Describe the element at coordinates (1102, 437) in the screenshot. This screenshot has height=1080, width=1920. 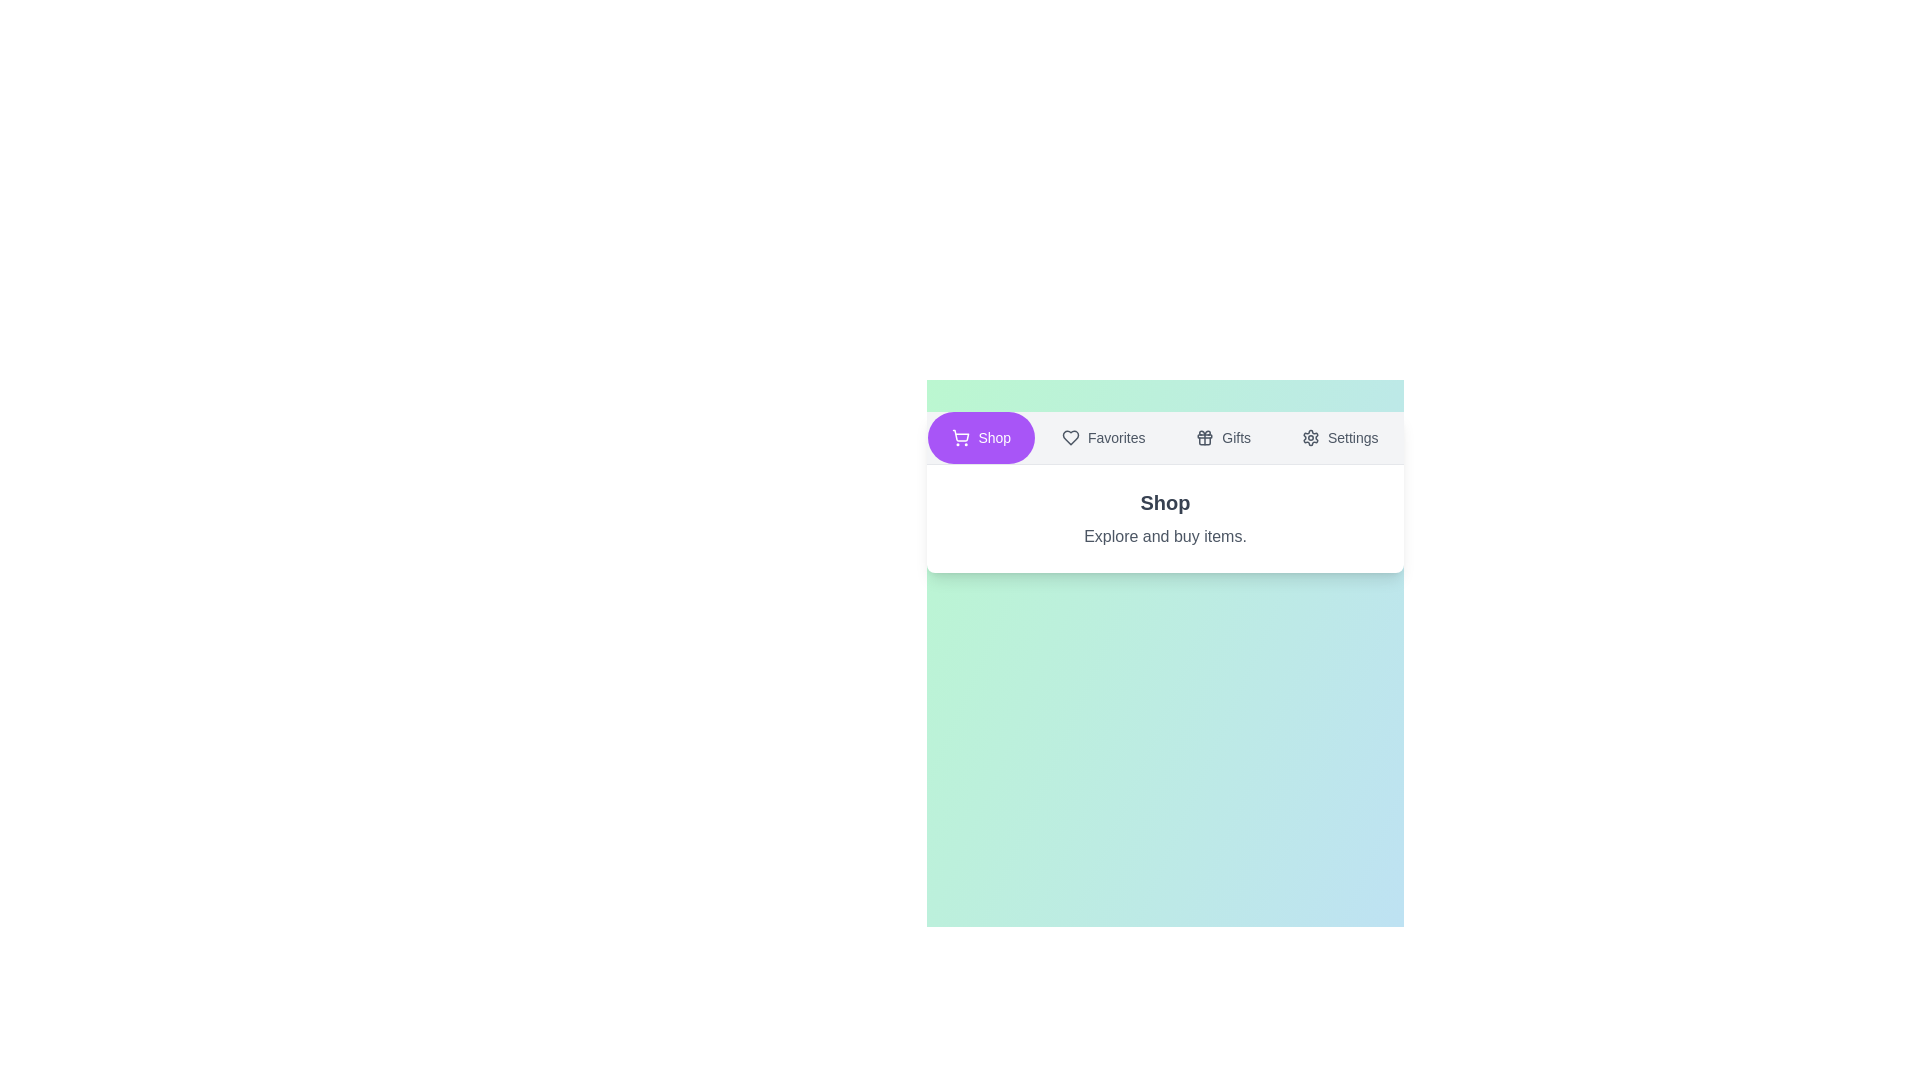
I see `the text label Favorites to select it` at that location.